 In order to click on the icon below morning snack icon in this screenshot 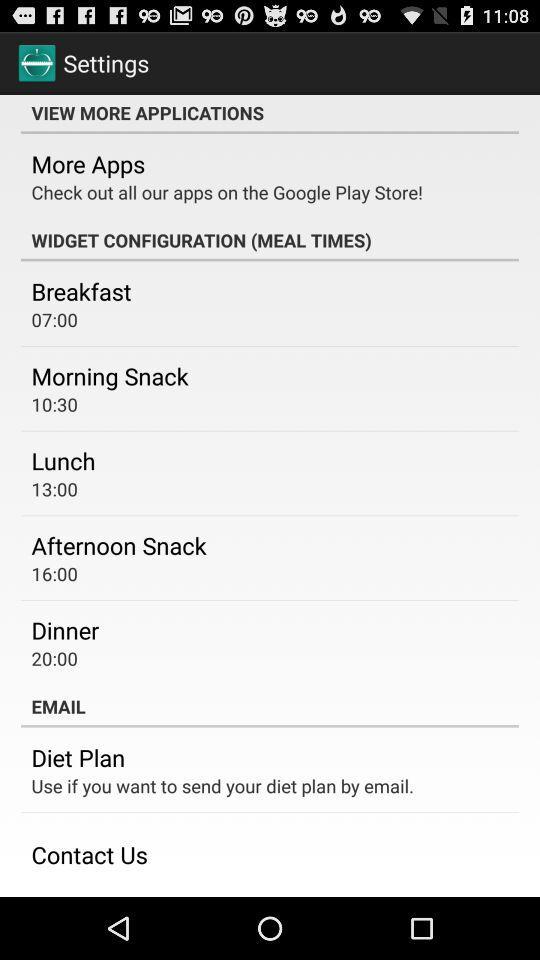, I will do `click(54, 403)`.